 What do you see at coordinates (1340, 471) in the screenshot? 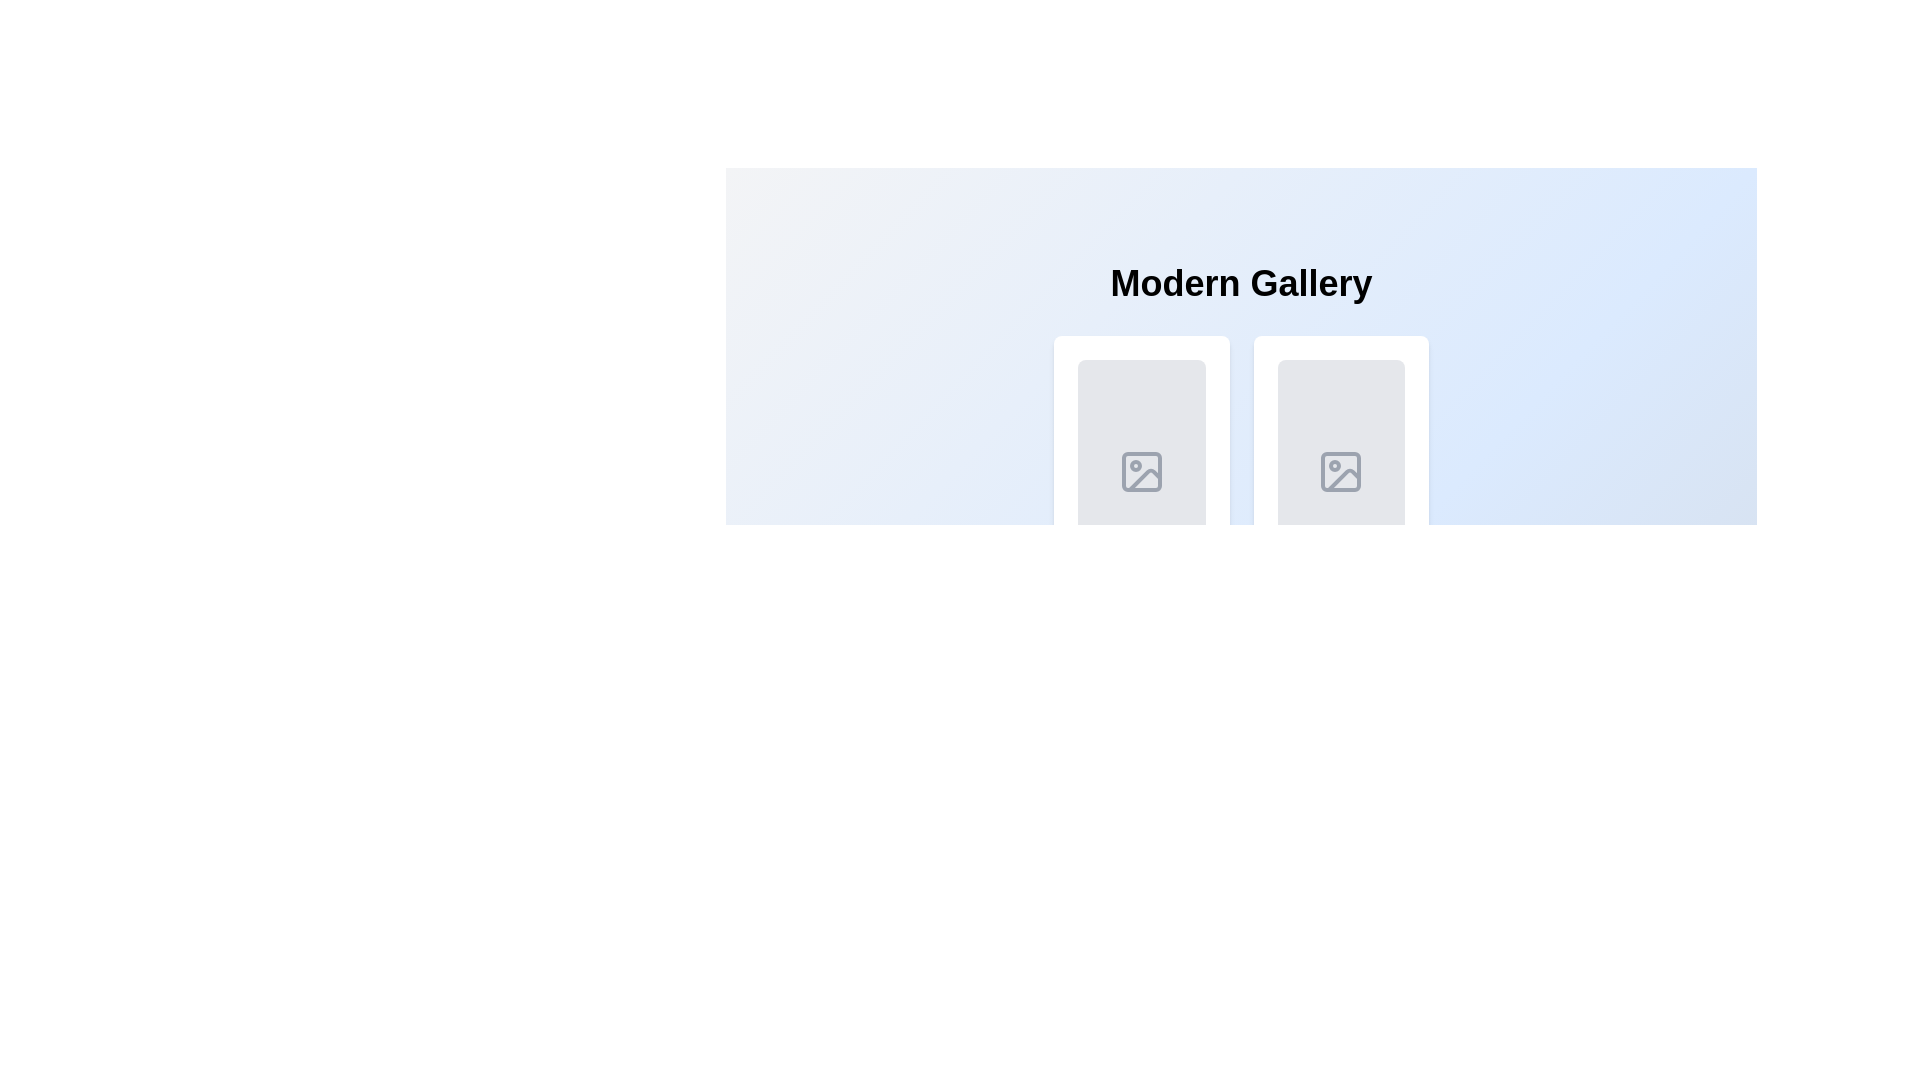
I see `the icon representing a picture inside a rounded rectangle frame, located in the right cell under the 'Modern Gallery' header` at bounding box center [1340, 471].